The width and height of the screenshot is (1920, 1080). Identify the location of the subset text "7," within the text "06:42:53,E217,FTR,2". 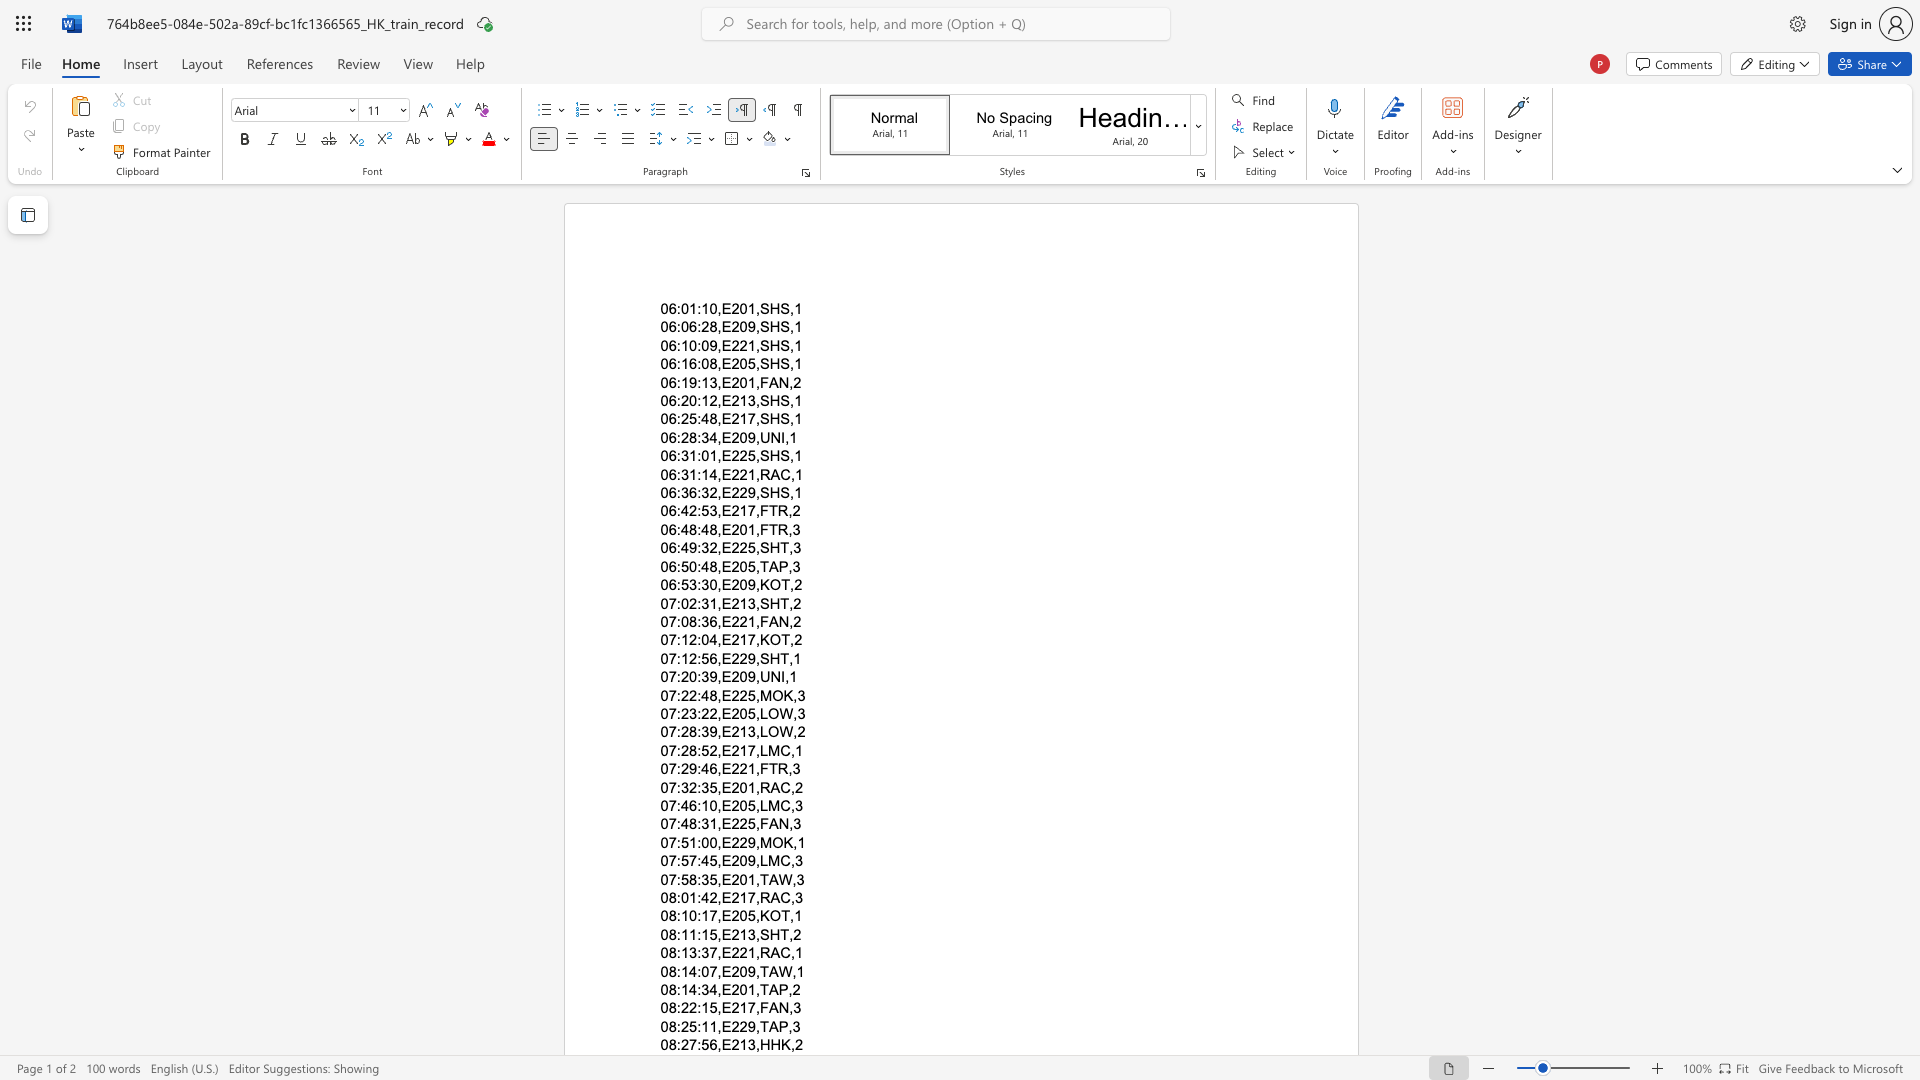
(746, 510).